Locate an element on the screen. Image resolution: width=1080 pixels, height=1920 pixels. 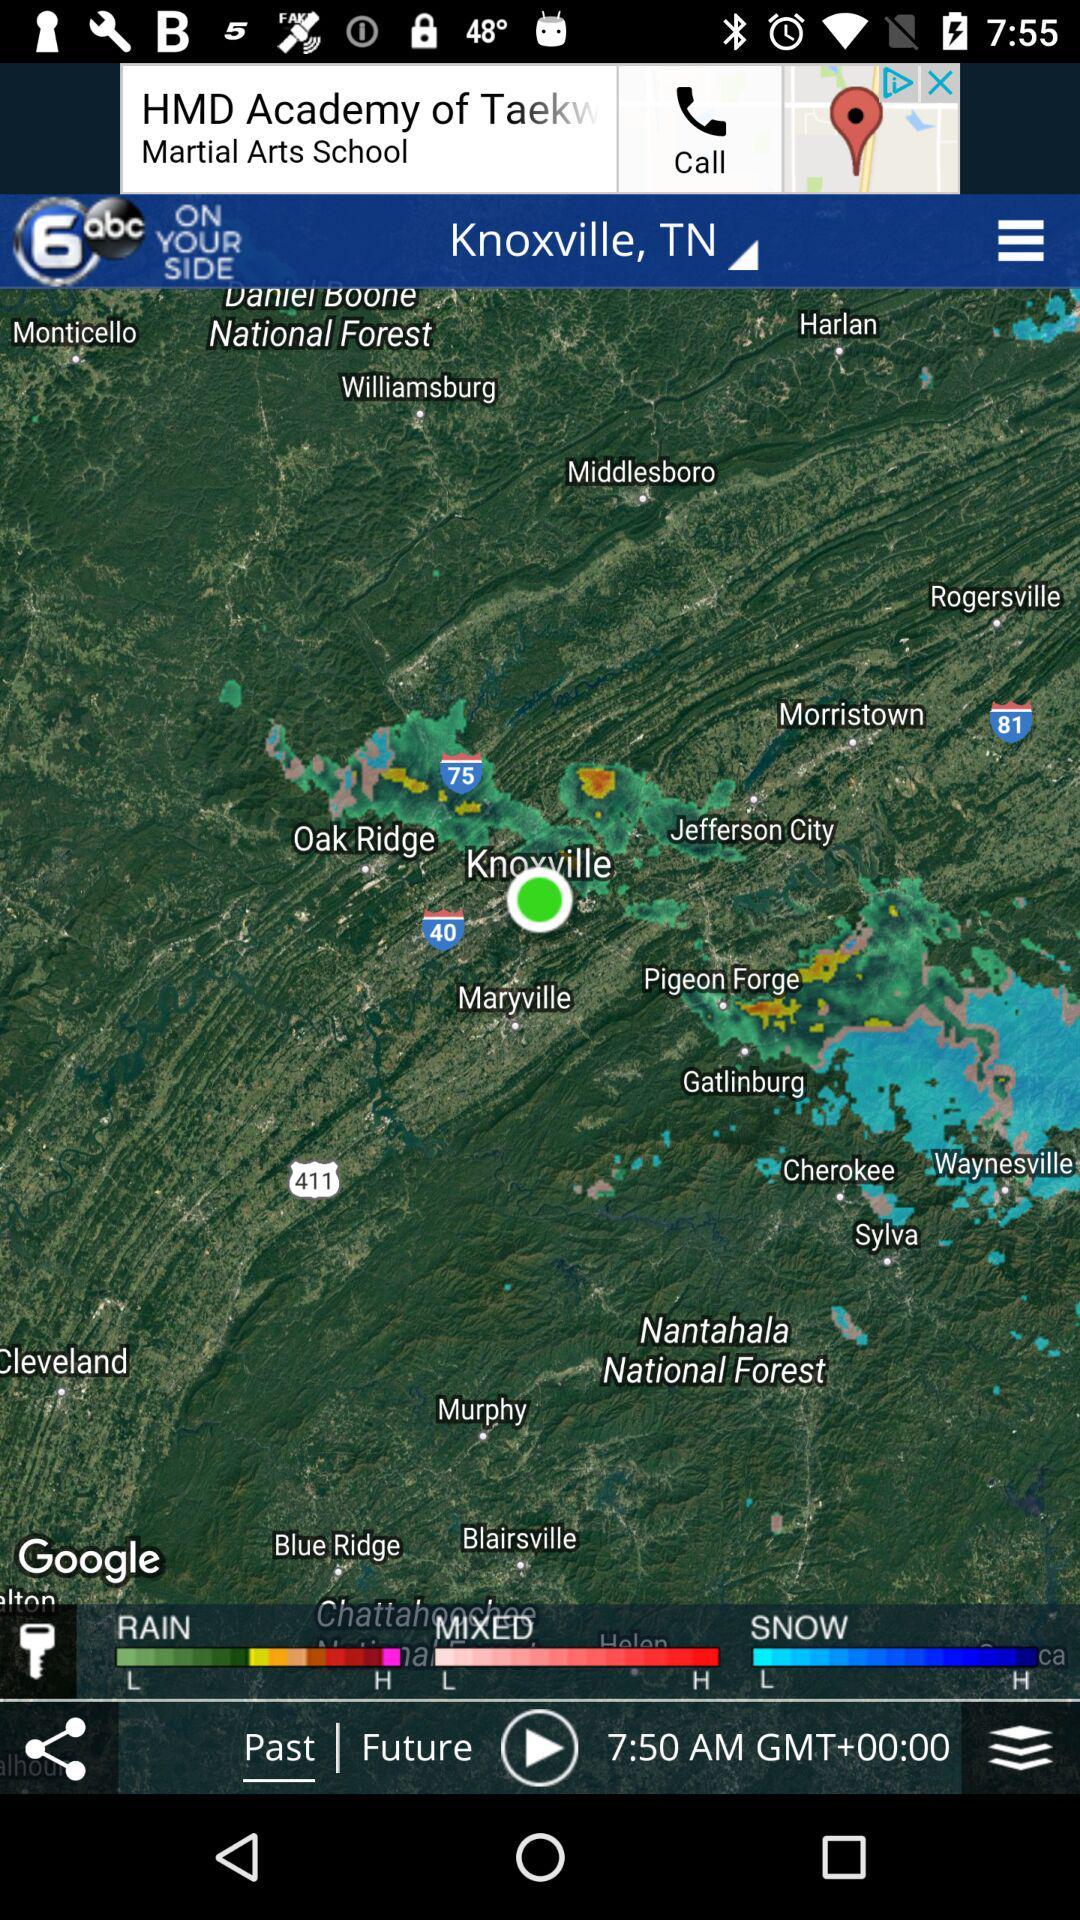
item next to future is located at coordinates (538, 1746).